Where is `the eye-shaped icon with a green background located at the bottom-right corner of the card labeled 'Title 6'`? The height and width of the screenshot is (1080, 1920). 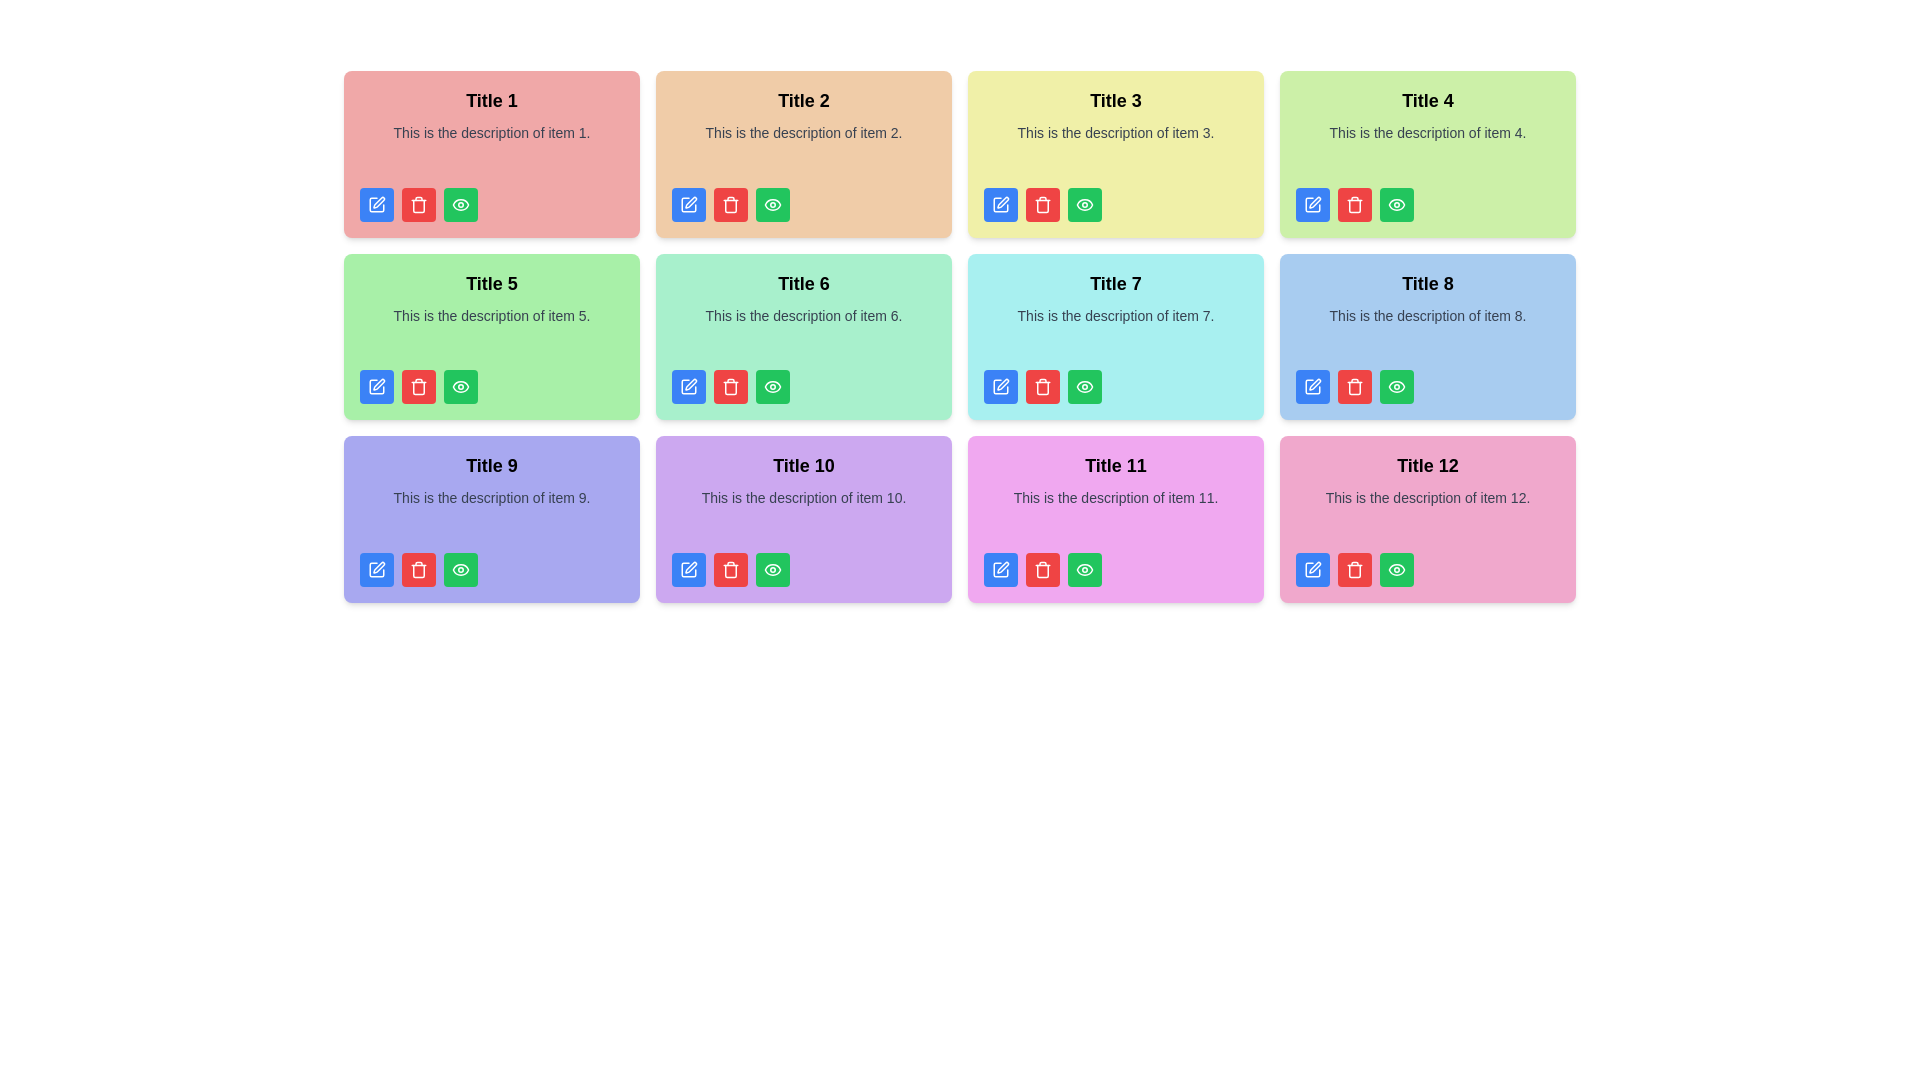 the eye-shaped icon with a green background located at the bottom-right corner of the card labeled 'Title 6' is located at coordinates (771, 386).